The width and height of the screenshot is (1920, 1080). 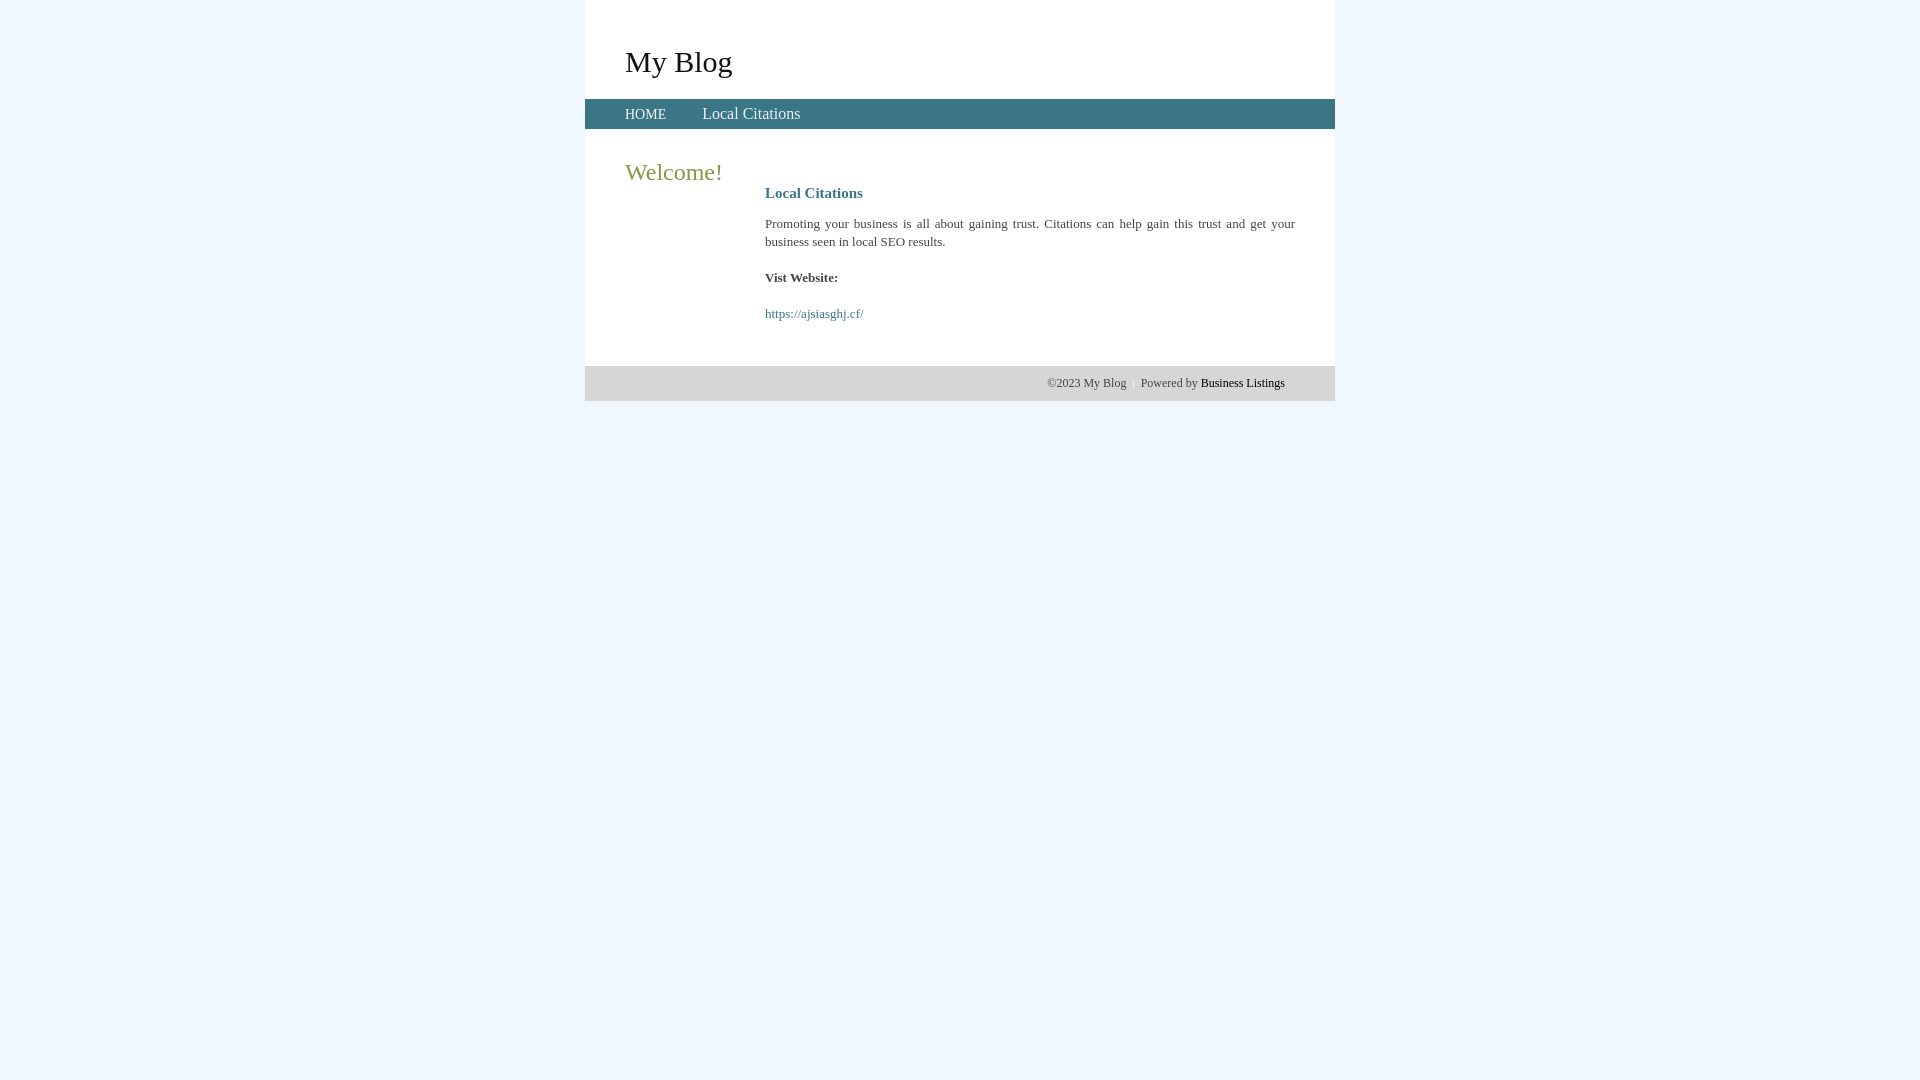 What do you see at coordinates (814, 313) in the screenshot?
I see `'https://ajsiasghj.cf/'` at bounding box center [814, 313].